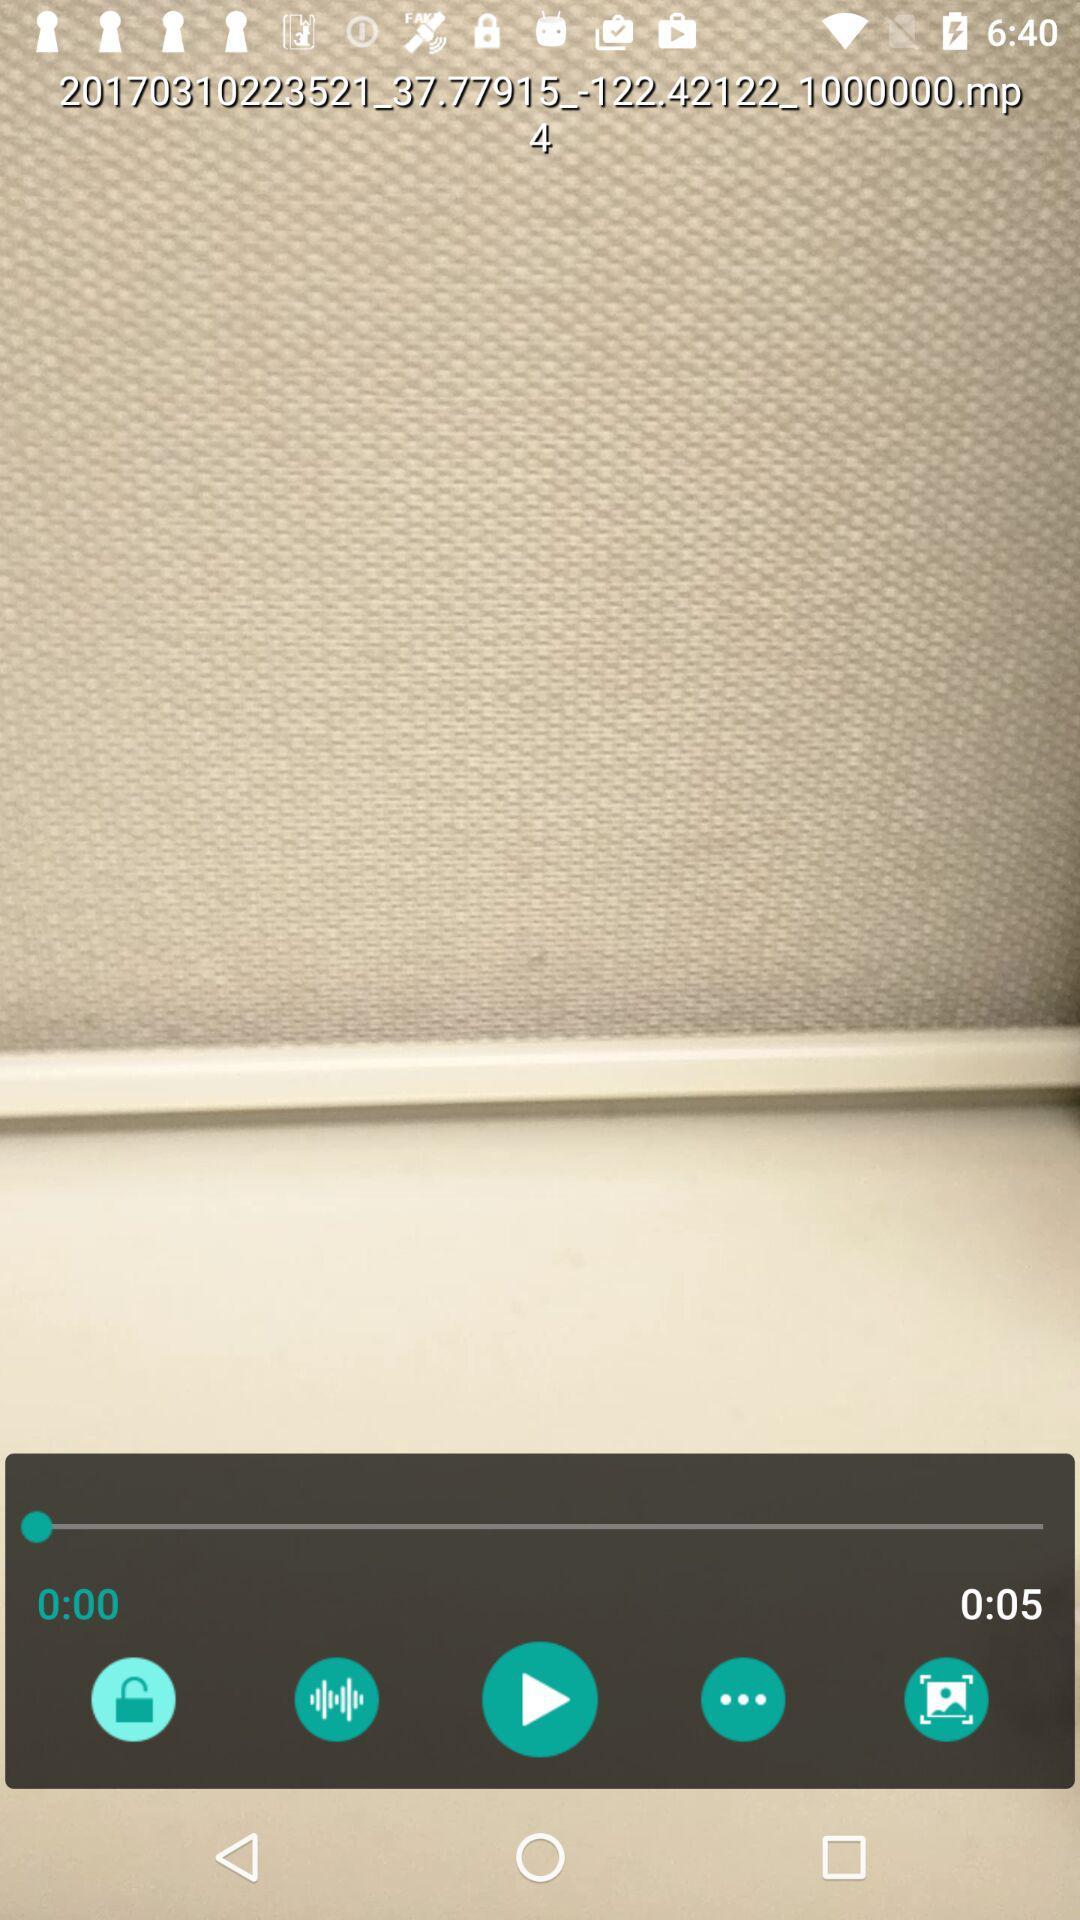  What do you see at coordinates (538, 1698) in the screenshot?
I see `the play icon` at bounding box center [538, 1698].